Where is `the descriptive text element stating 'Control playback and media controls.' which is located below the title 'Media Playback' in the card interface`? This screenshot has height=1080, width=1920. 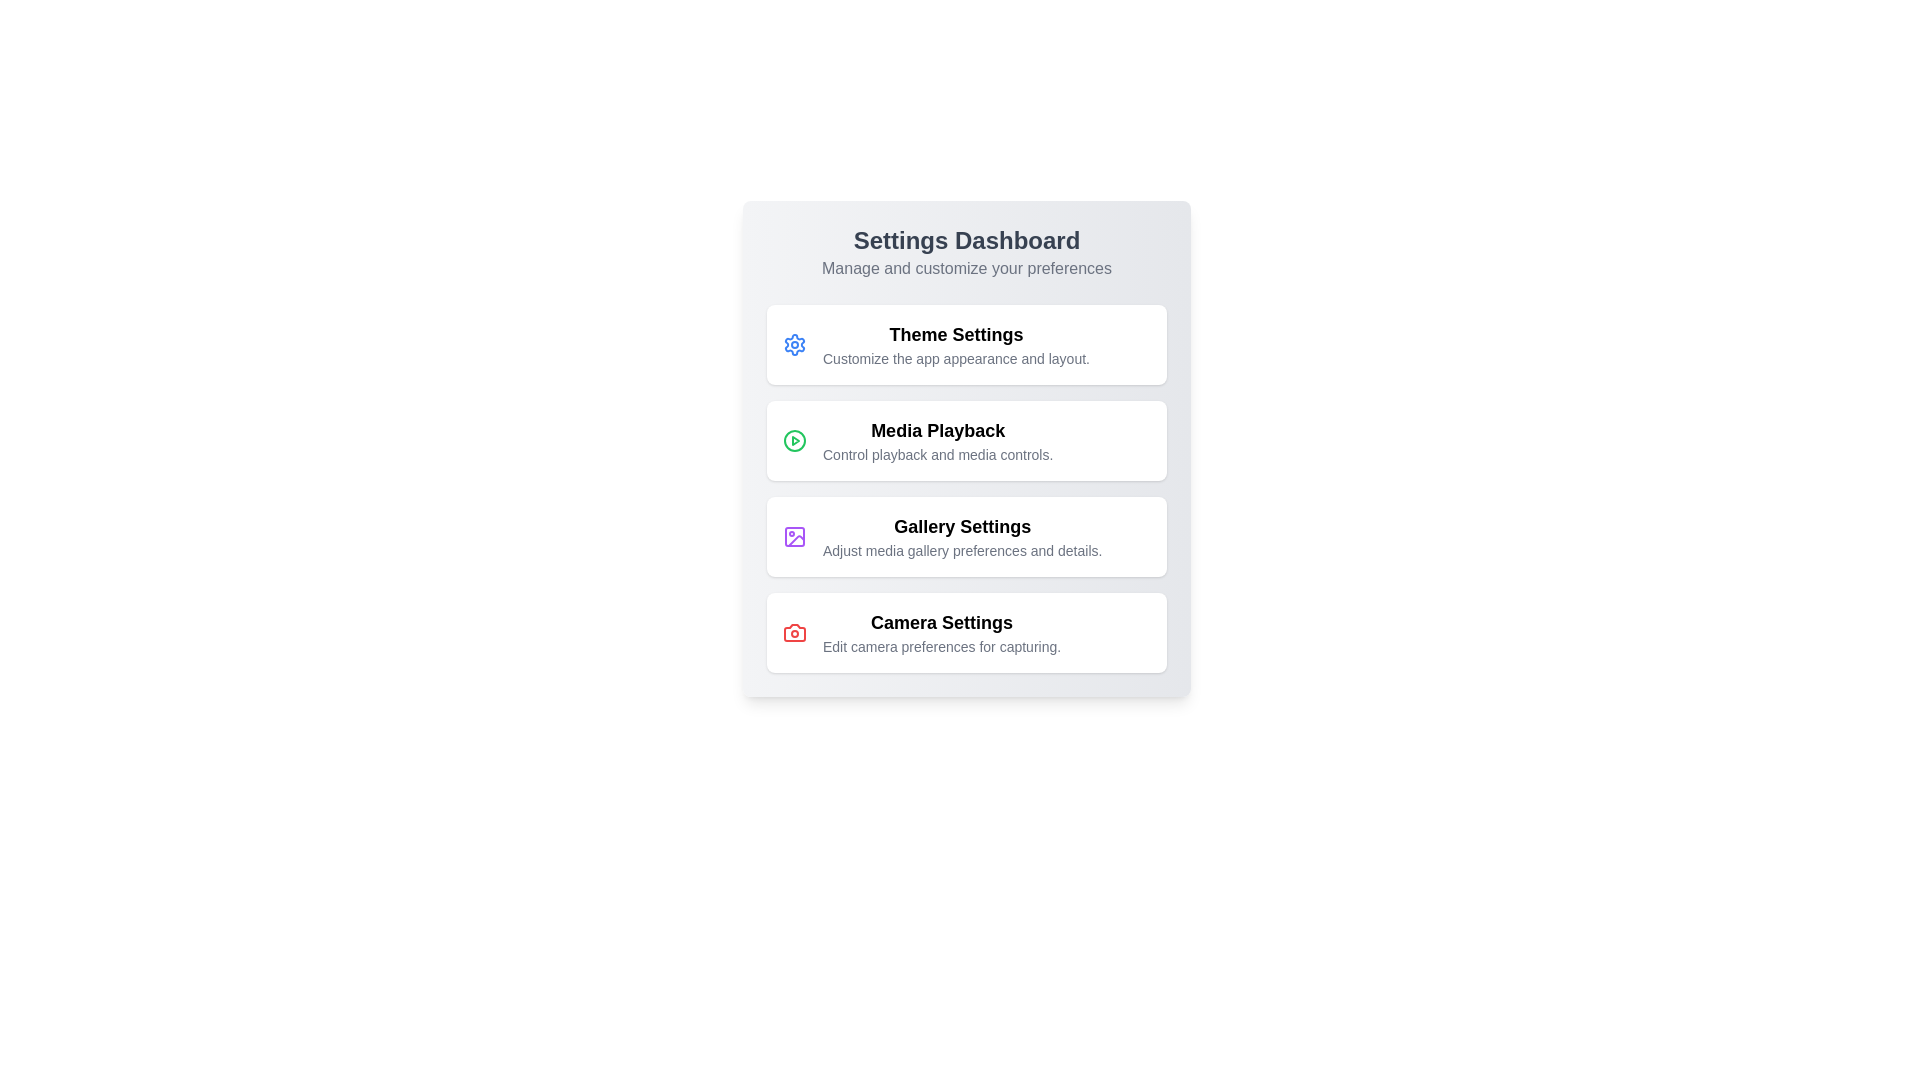 the descriptive text element stating 'Control playback and media controls.' which is located below the title 'Media Playback' in the card interface is located at coordinates (937, 455).